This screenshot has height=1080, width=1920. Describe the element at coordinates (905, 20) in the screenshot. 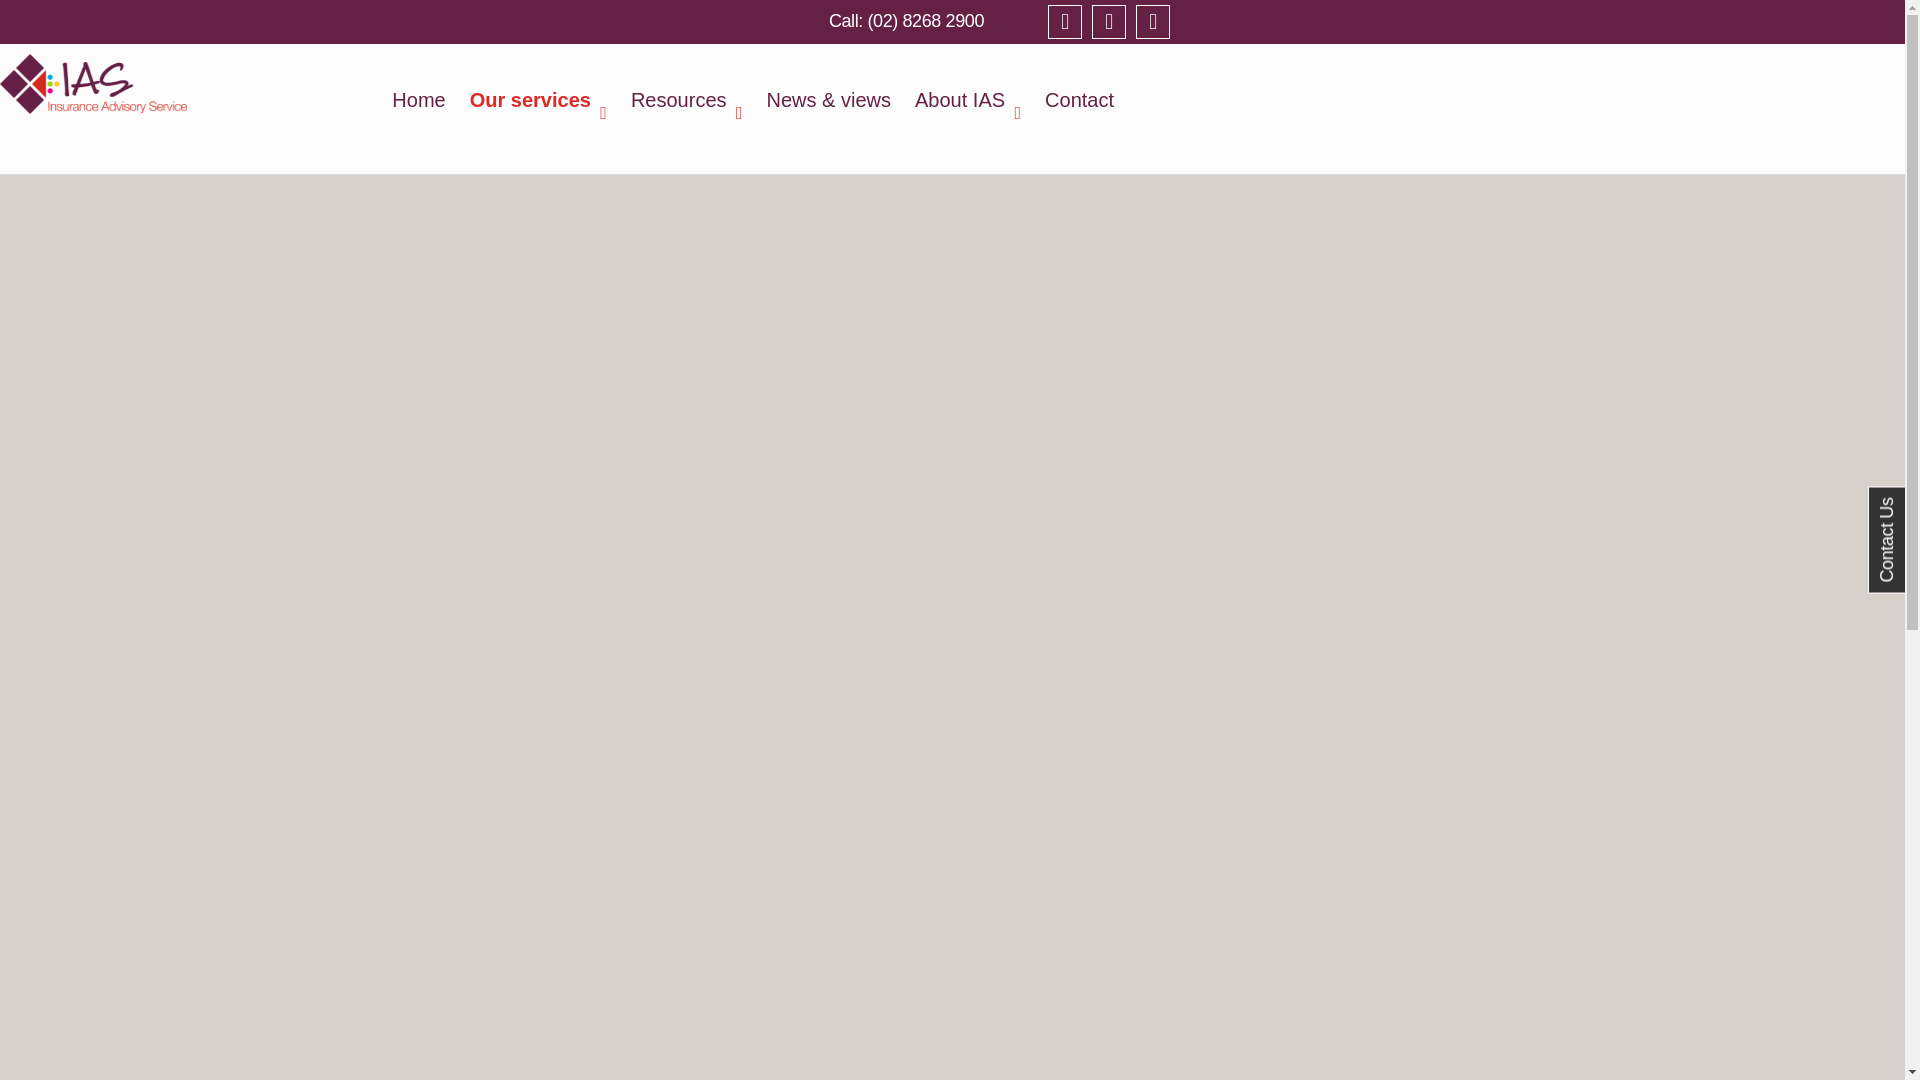

I see `'(02) 8268 2900'` at that location.